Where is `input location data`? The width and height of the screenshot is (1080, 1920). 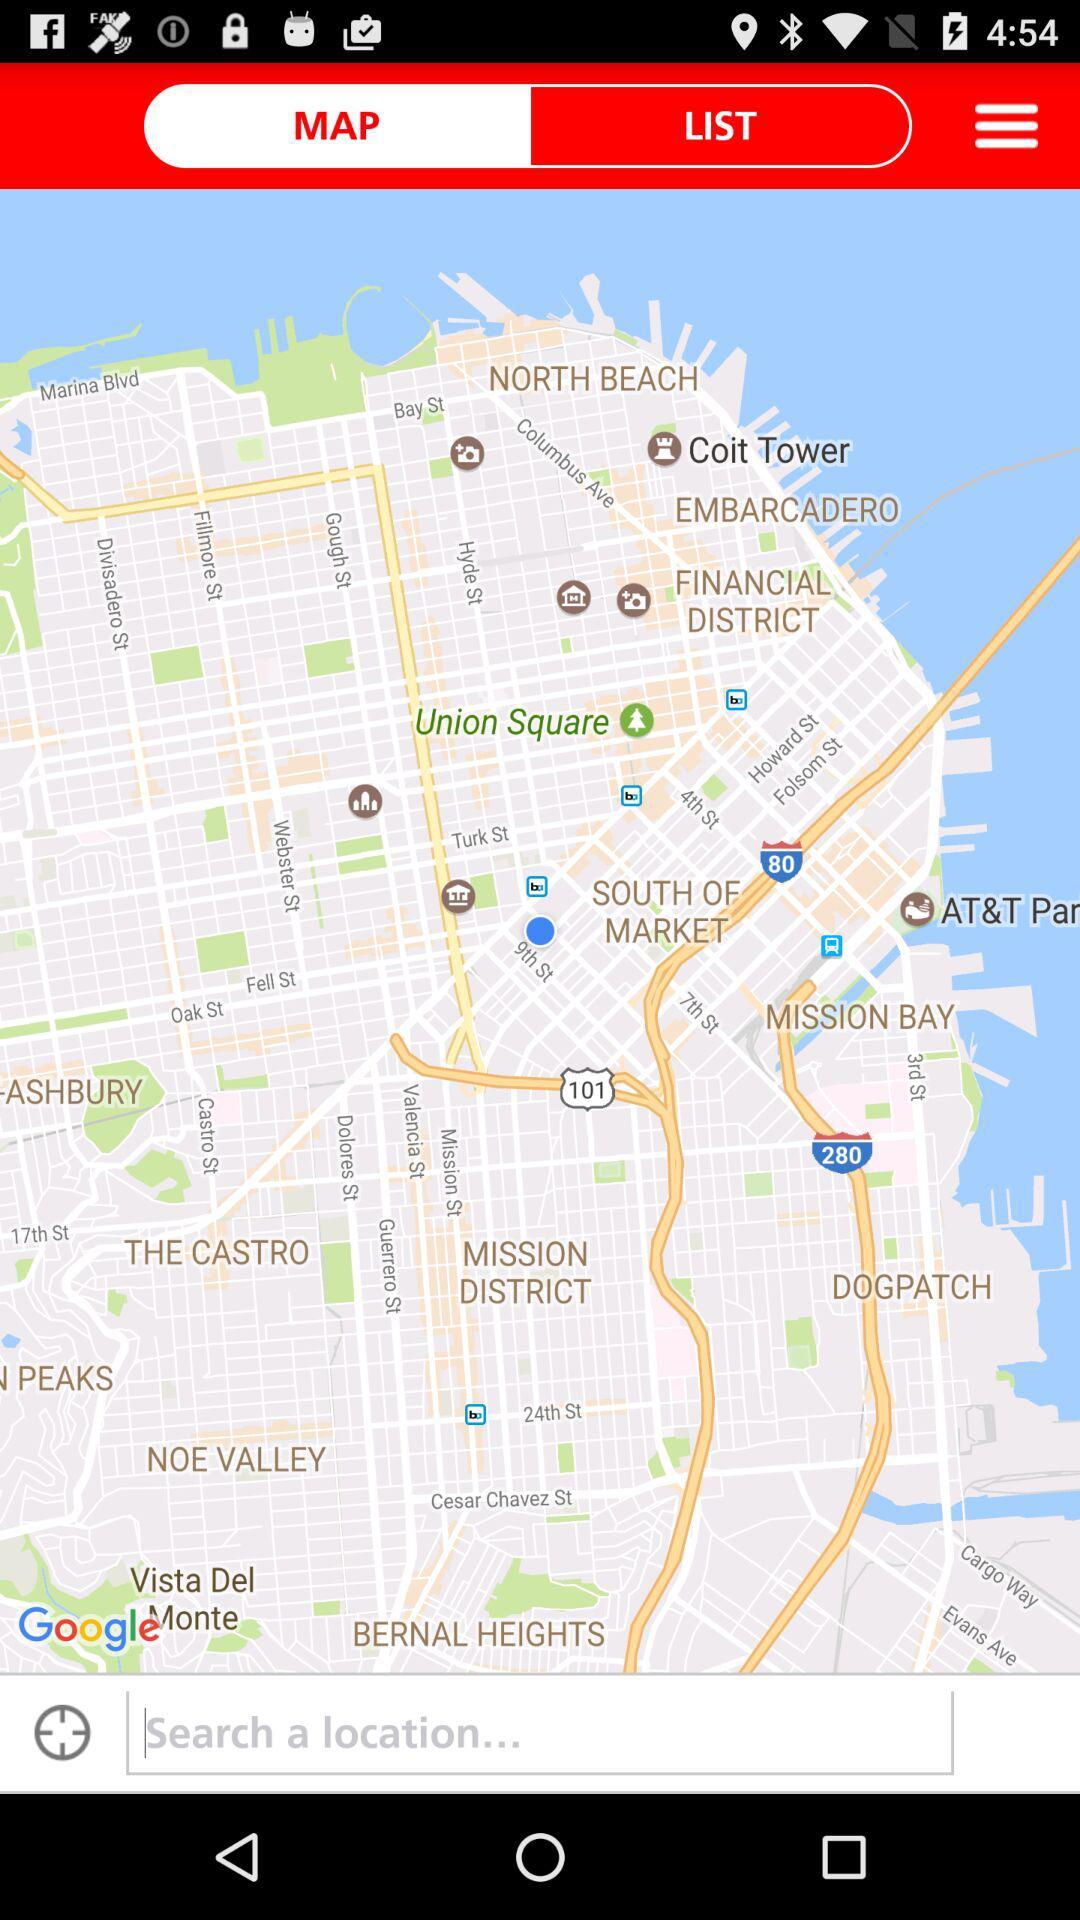 input location data is located at coordinates (540, 1732).